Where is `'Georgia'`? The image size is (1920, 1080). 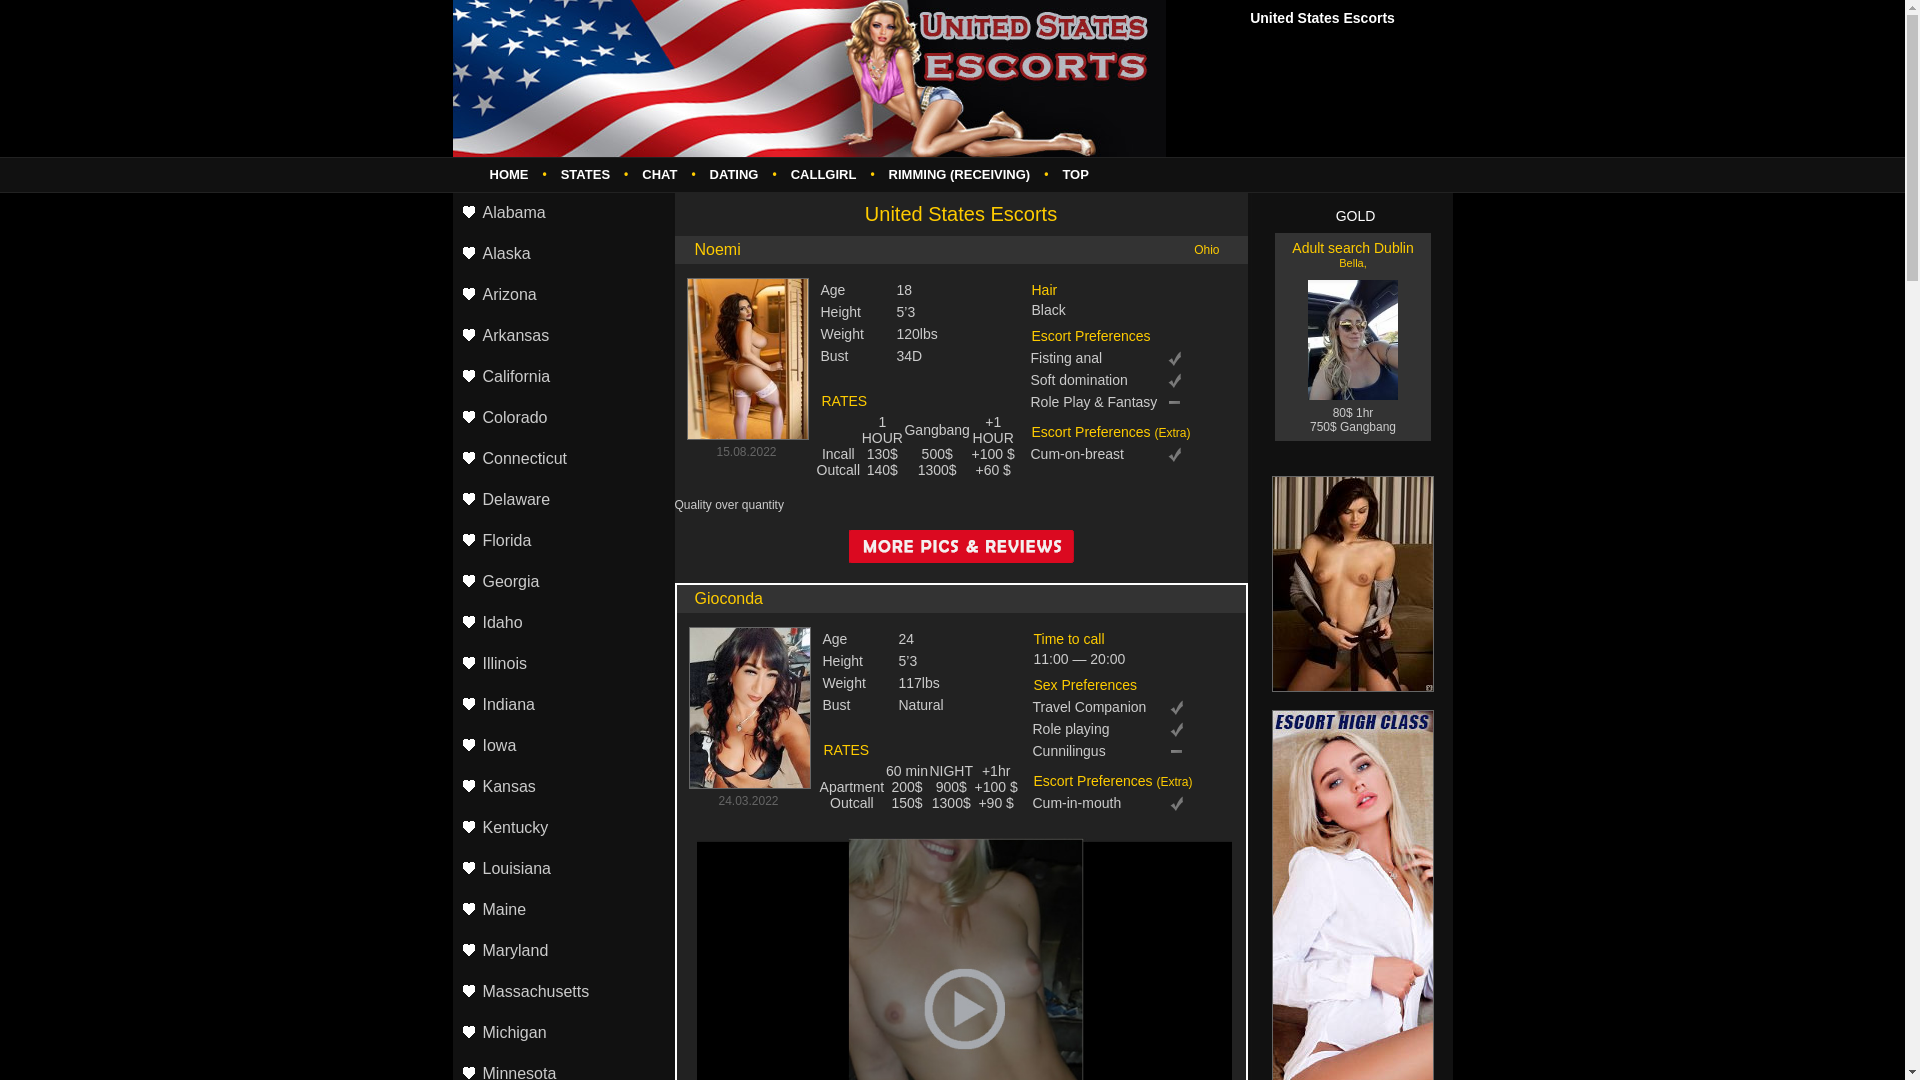
'Georgia' is located at coordinates (560, 582).